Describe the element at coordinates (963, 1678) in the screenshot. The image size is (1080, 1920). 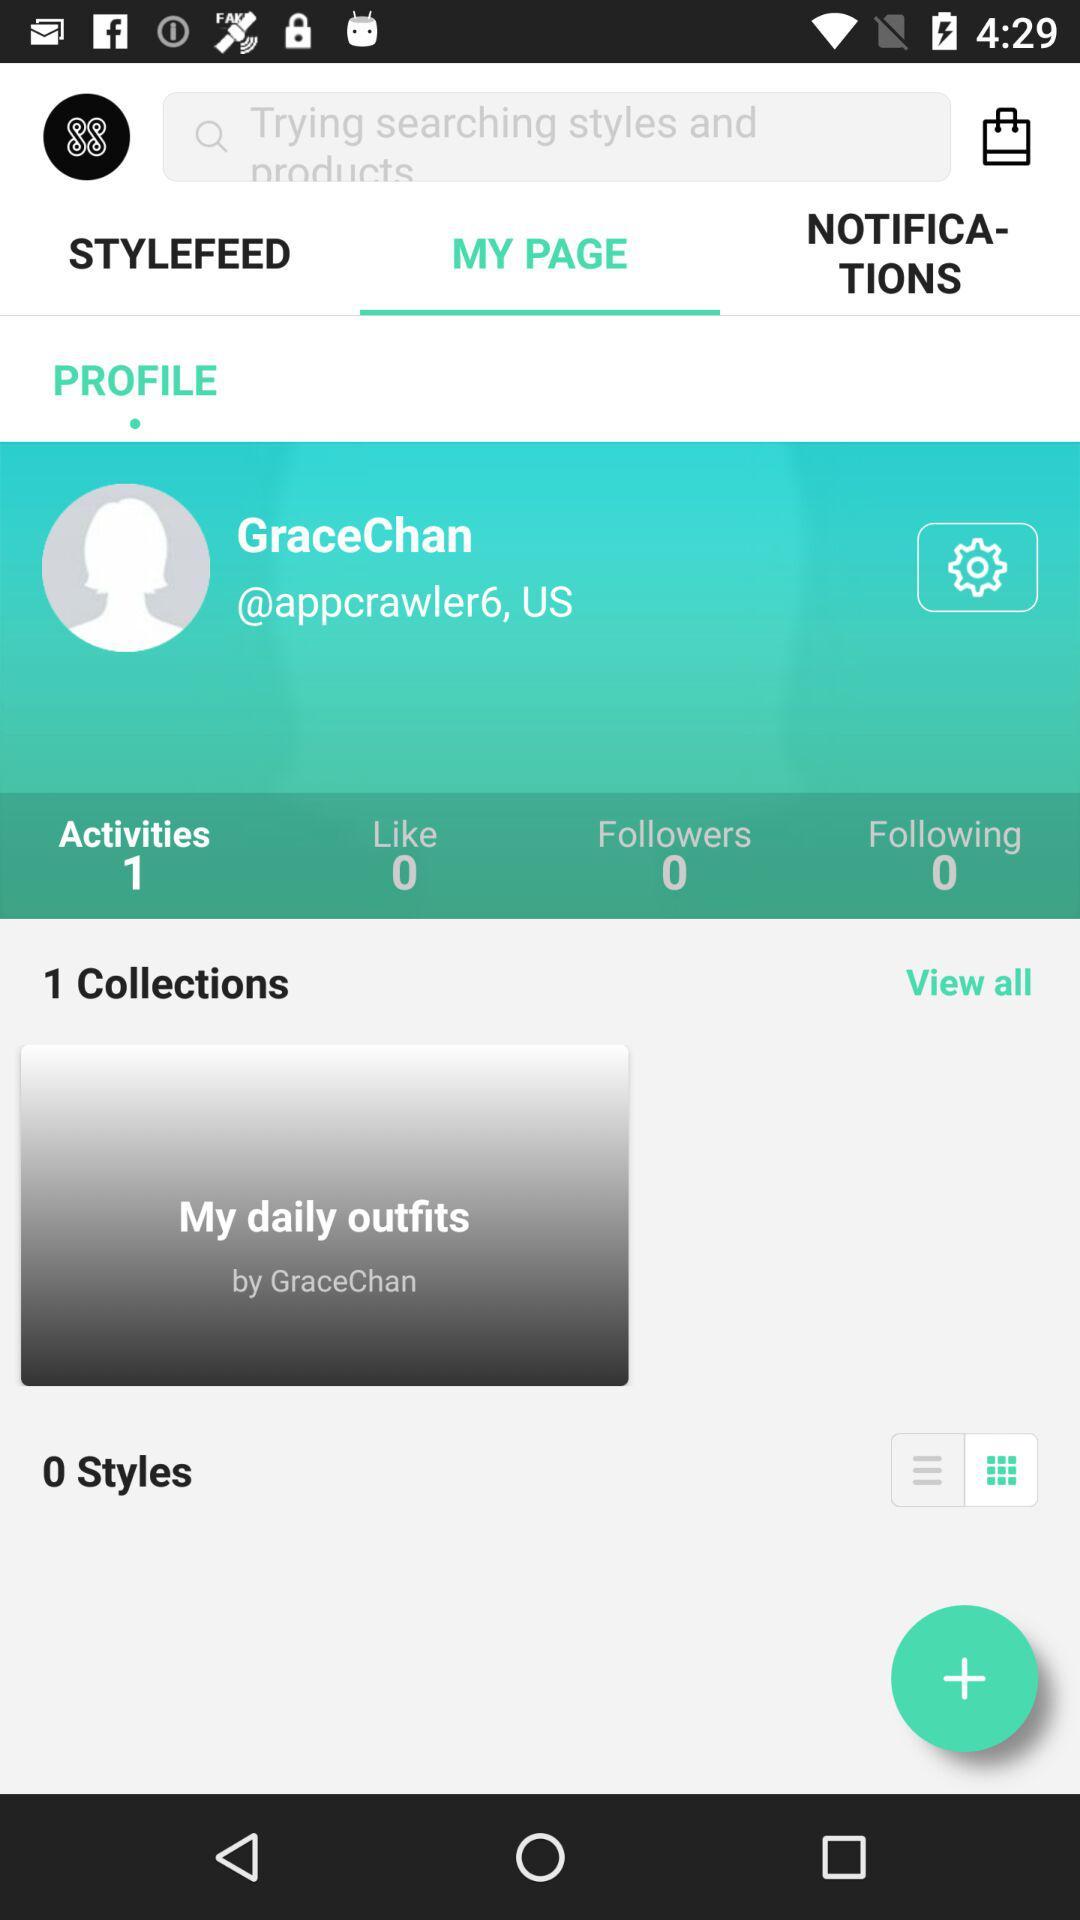
I see `tap for more information` at that location.